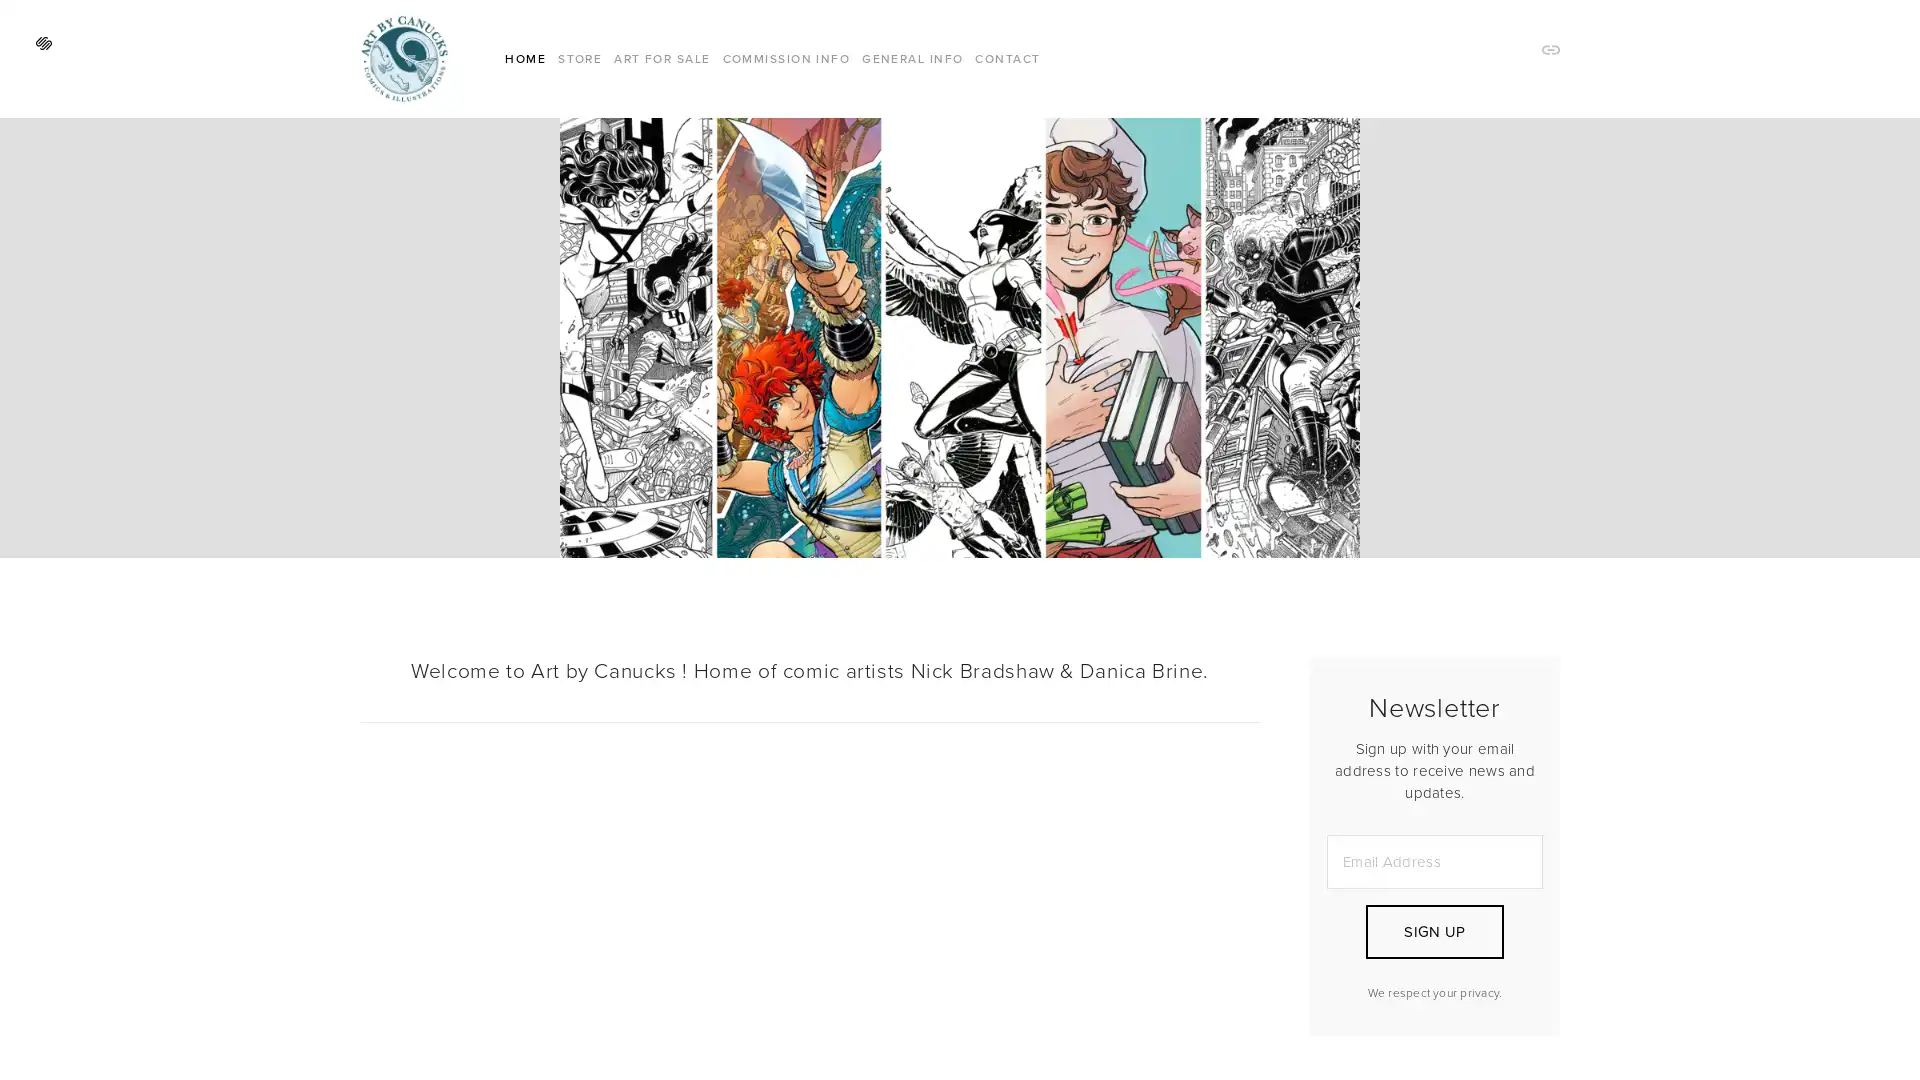 The image size is (1920, 1080). What do you see at coordinates (1433, 932) in the screenshot?
I see `SIGN UP` at bounding box center [1433, 932].